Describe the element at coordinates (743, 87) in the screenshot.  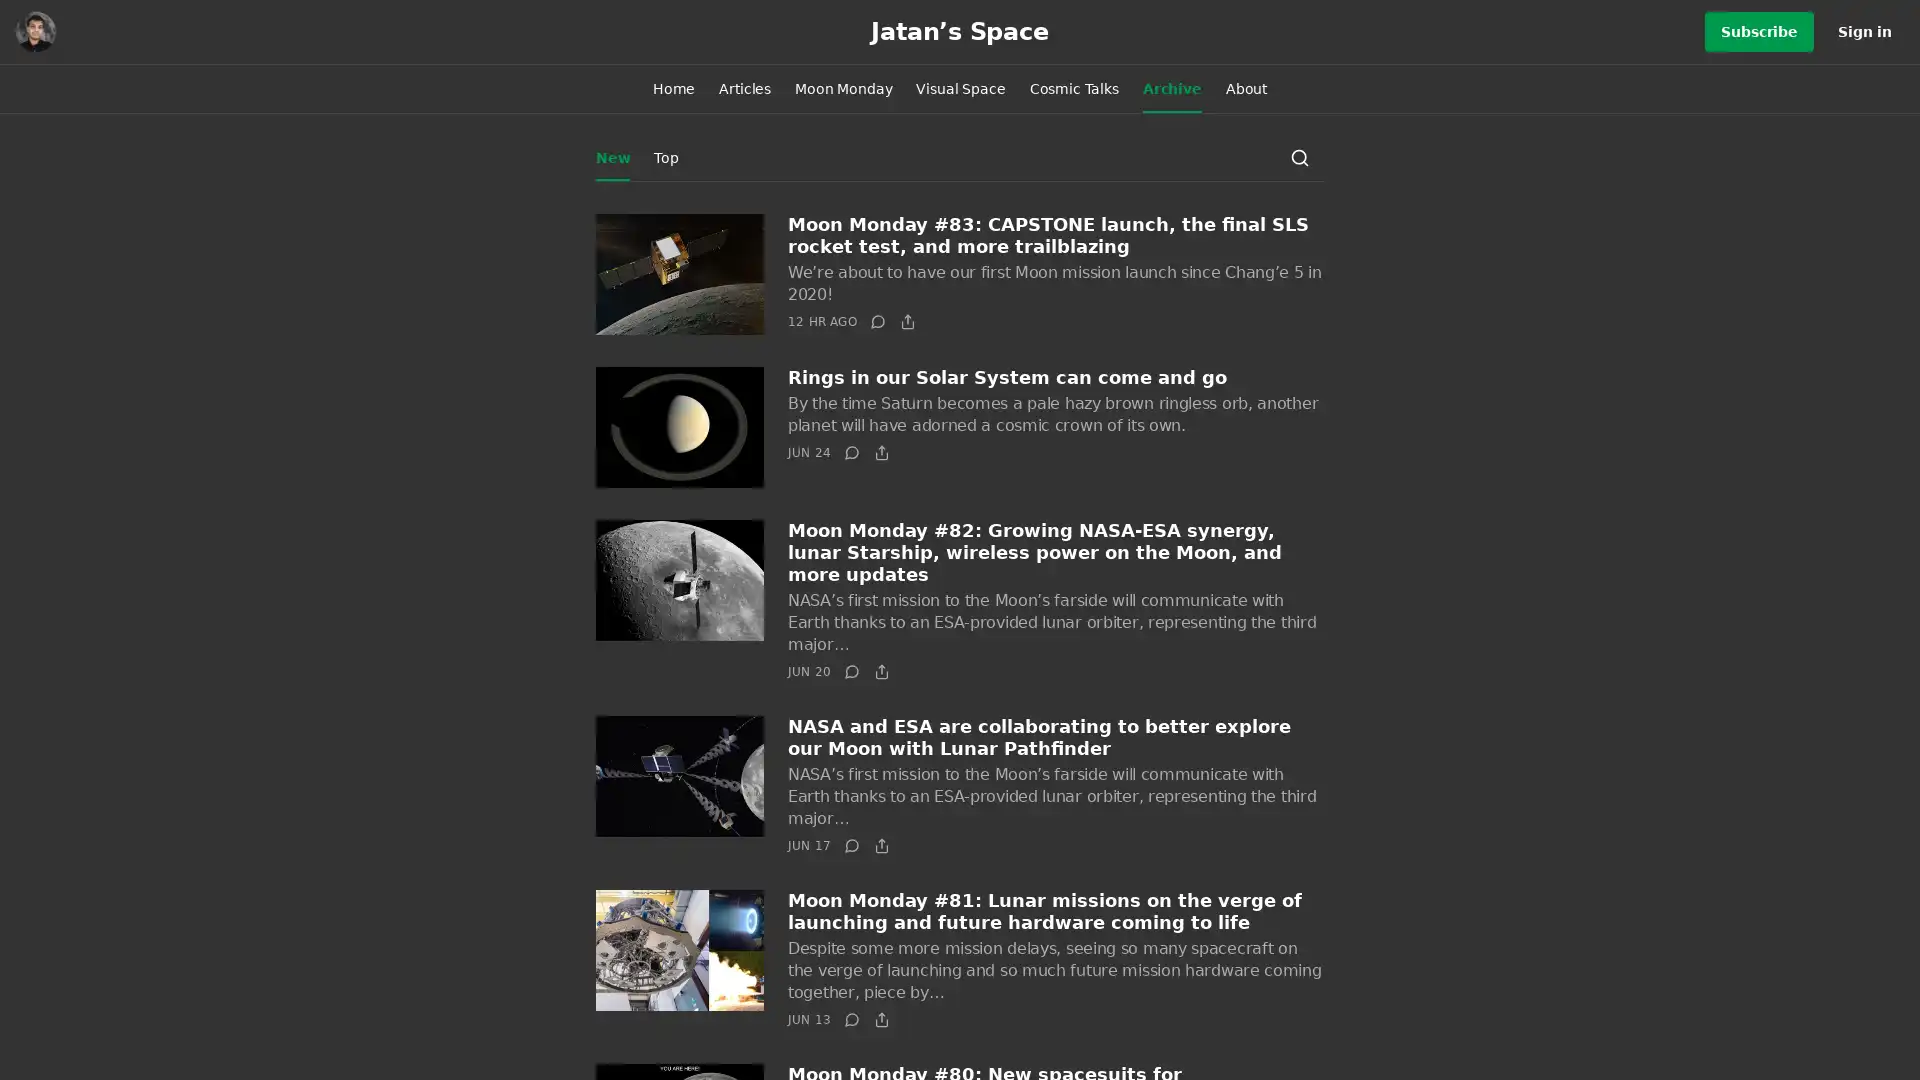
I see `Articles` at that location.